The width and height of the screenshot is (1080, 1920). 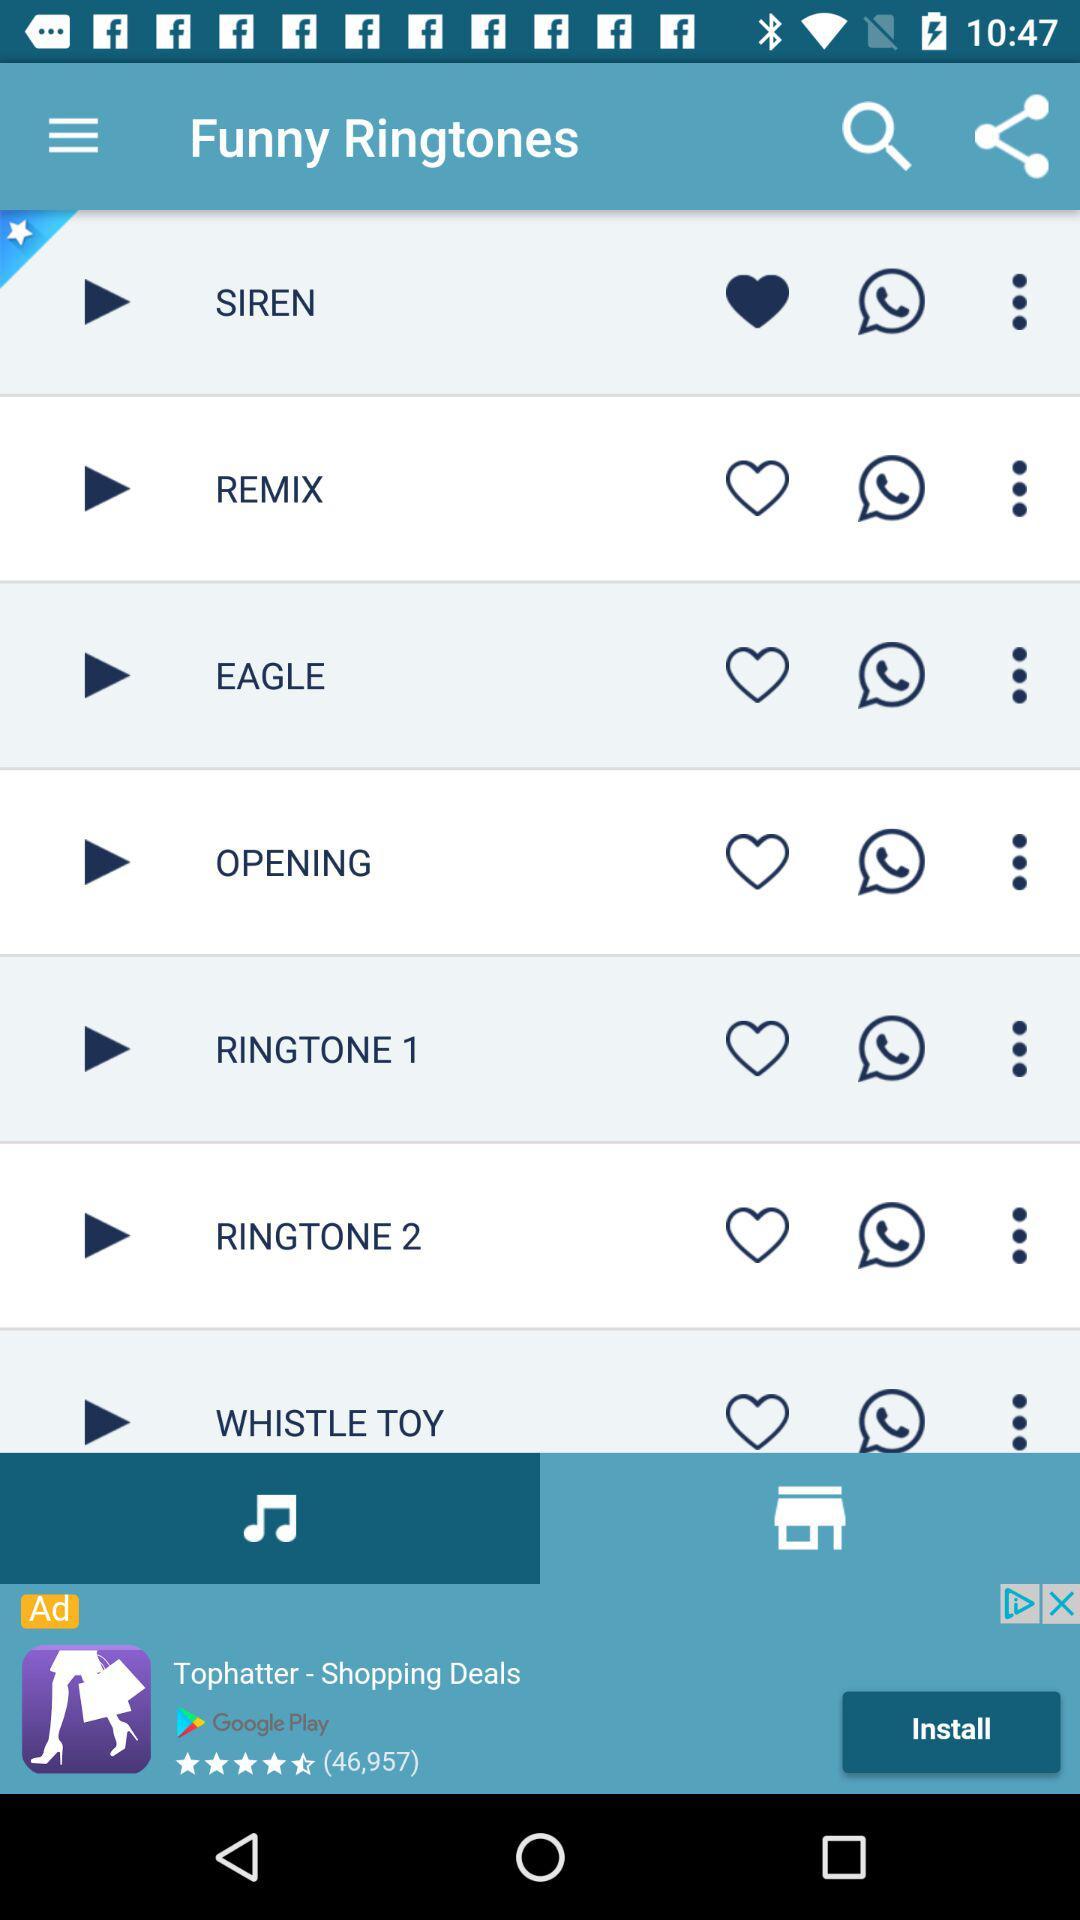 What do you see at coordinates (890, 862) in the screenshot?
I see `call` at bounding box center [890, 862].